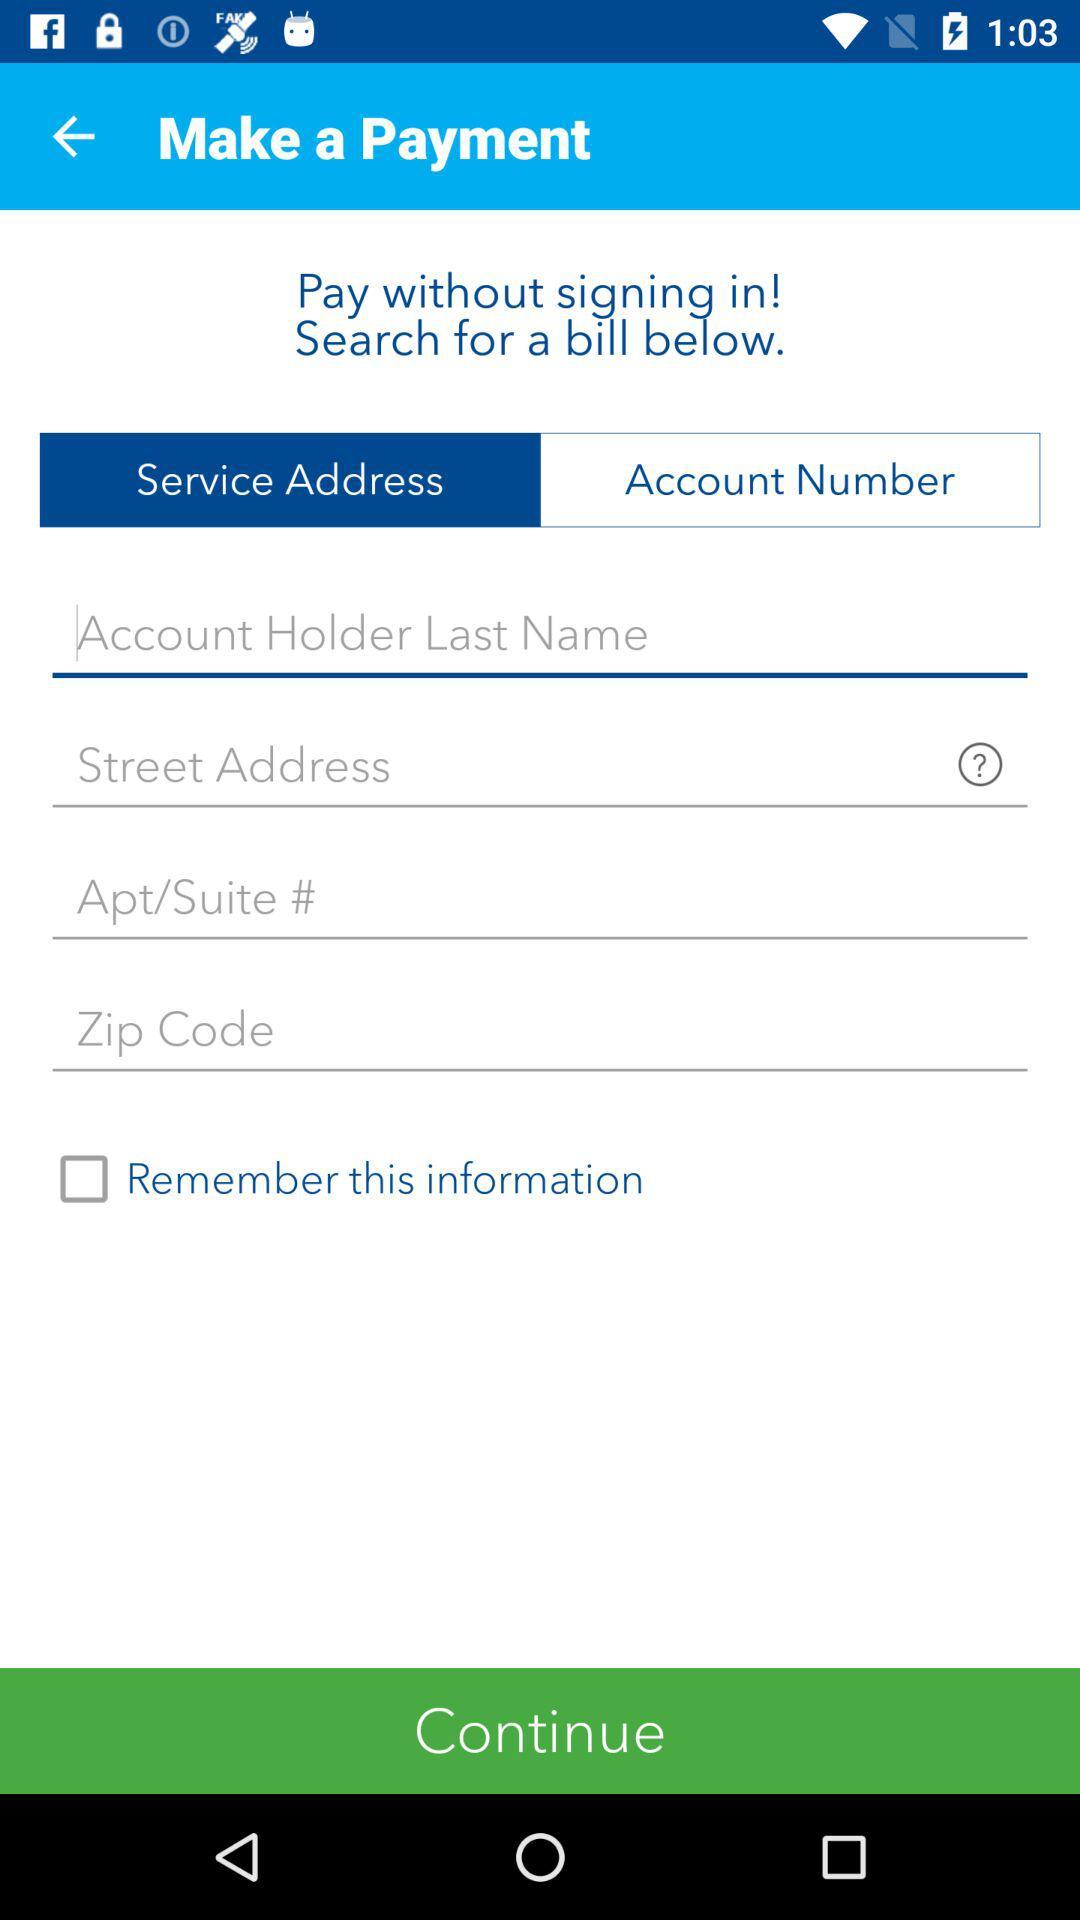  Describe the element at coordinates (540, 1730) in the screenshot. I see `the continue item` at that location.